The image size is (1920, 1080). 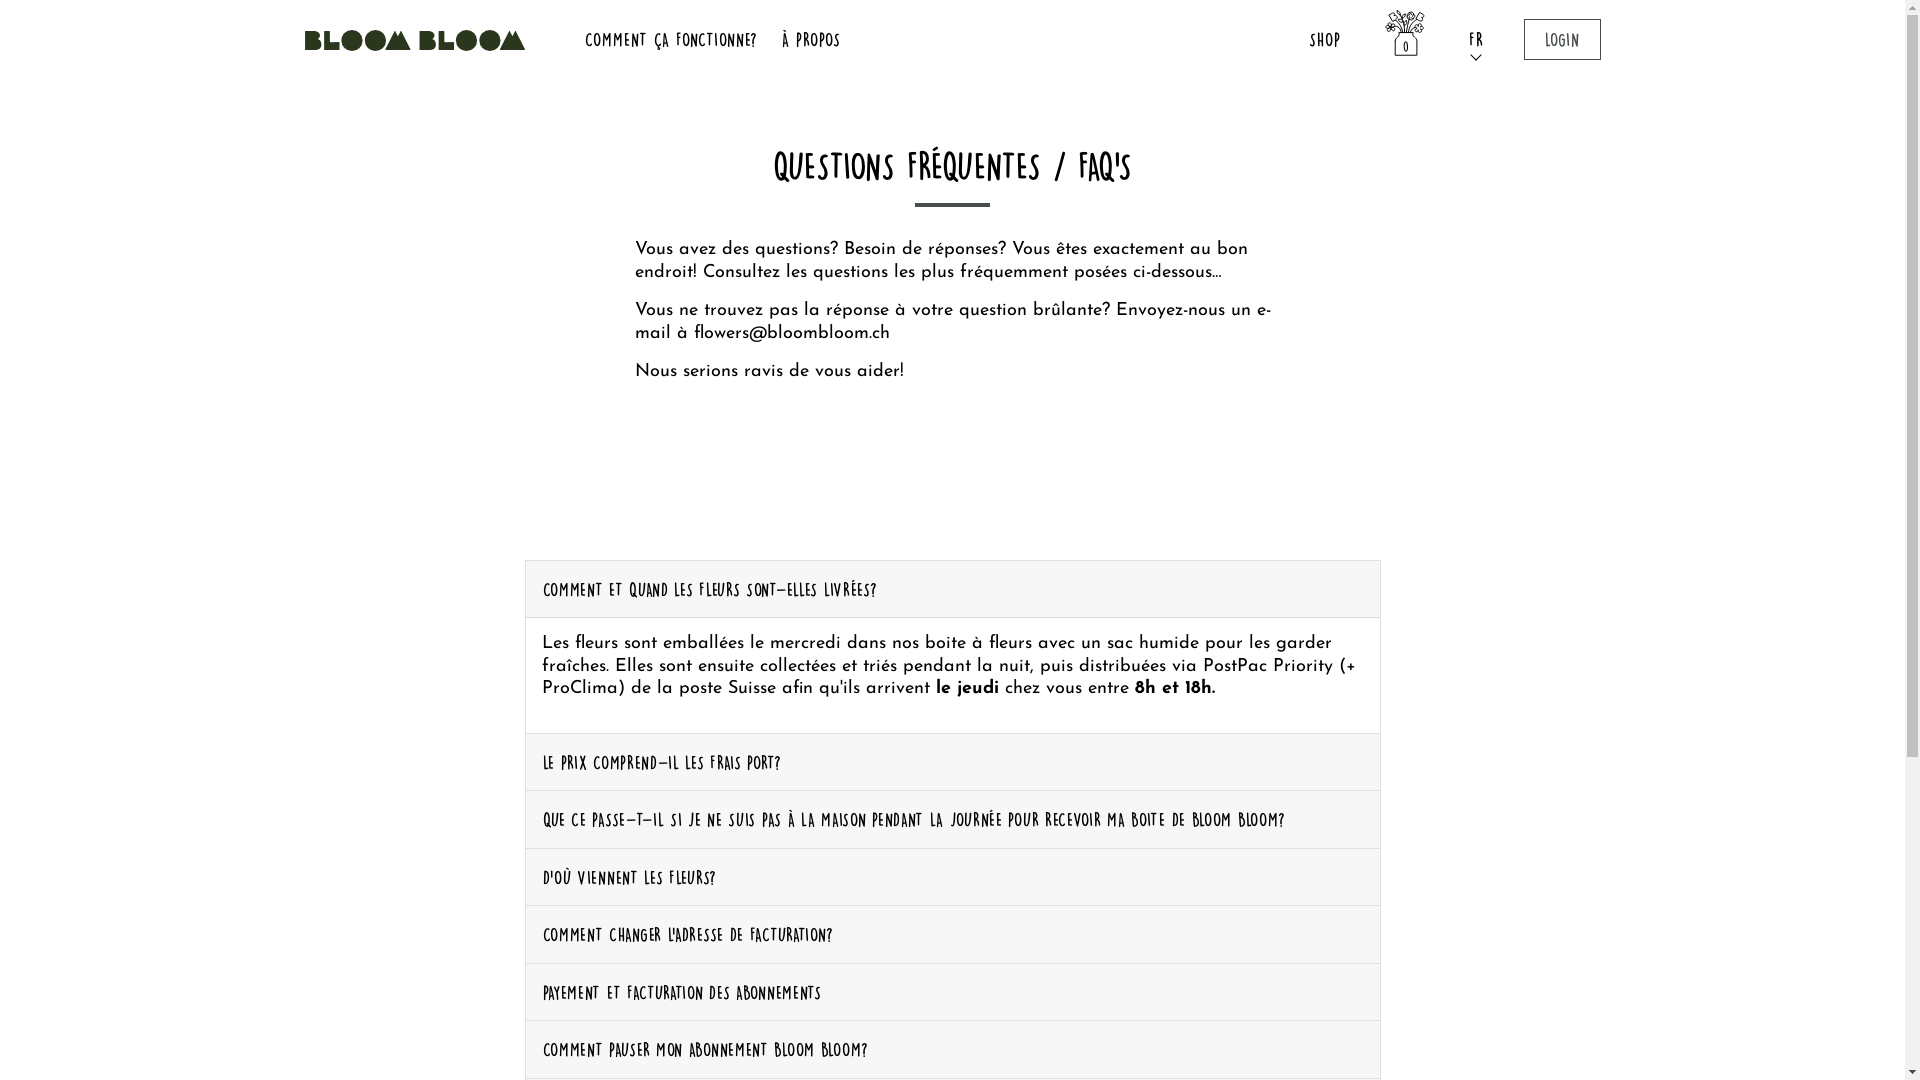 What do you see at coordinates (952, 762) in the screenshot?
I see `'LE PRIX COMPREND-IL LES FRAIS PORT?'` at bounding box center [952, 762].